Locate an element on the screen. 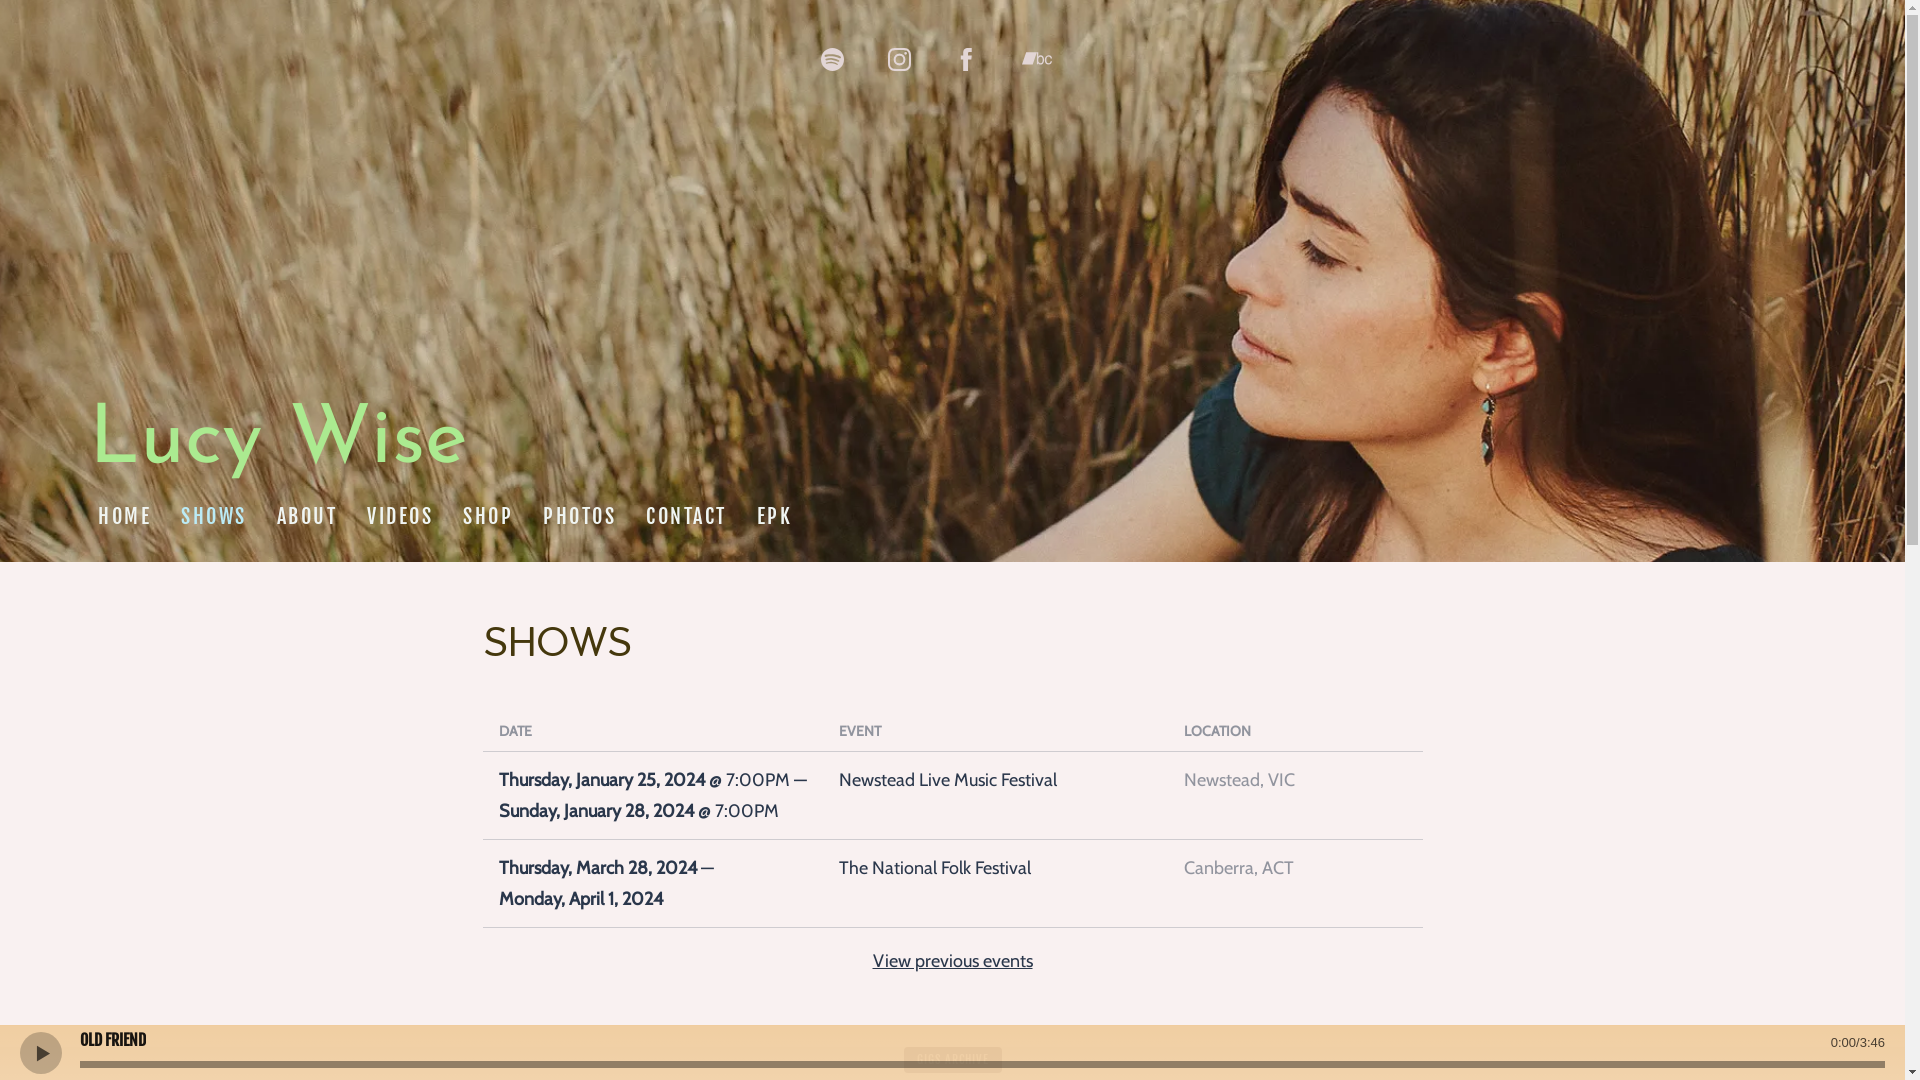  'Canberra, ACT' is located at coordinates (1295, 867).